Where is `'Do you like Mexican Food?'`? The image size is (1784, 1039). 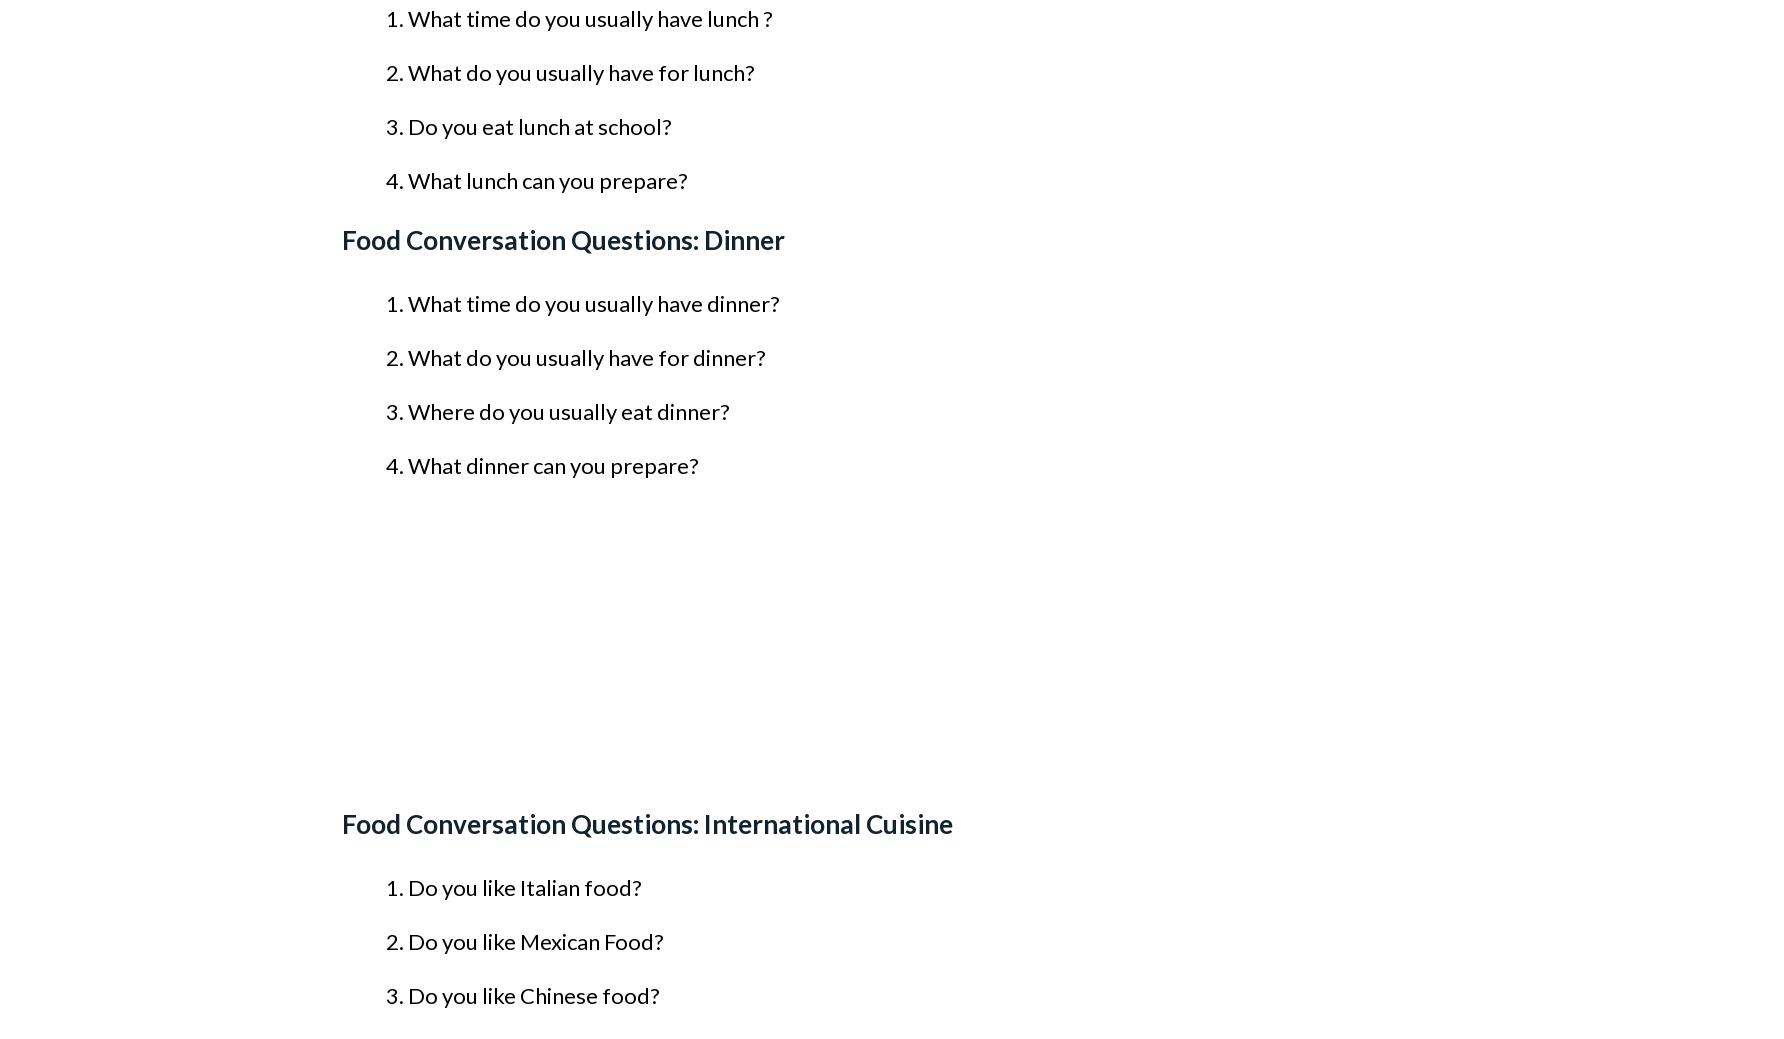 'Do you like Mexican Food?' is located at coordinates (535, 941).